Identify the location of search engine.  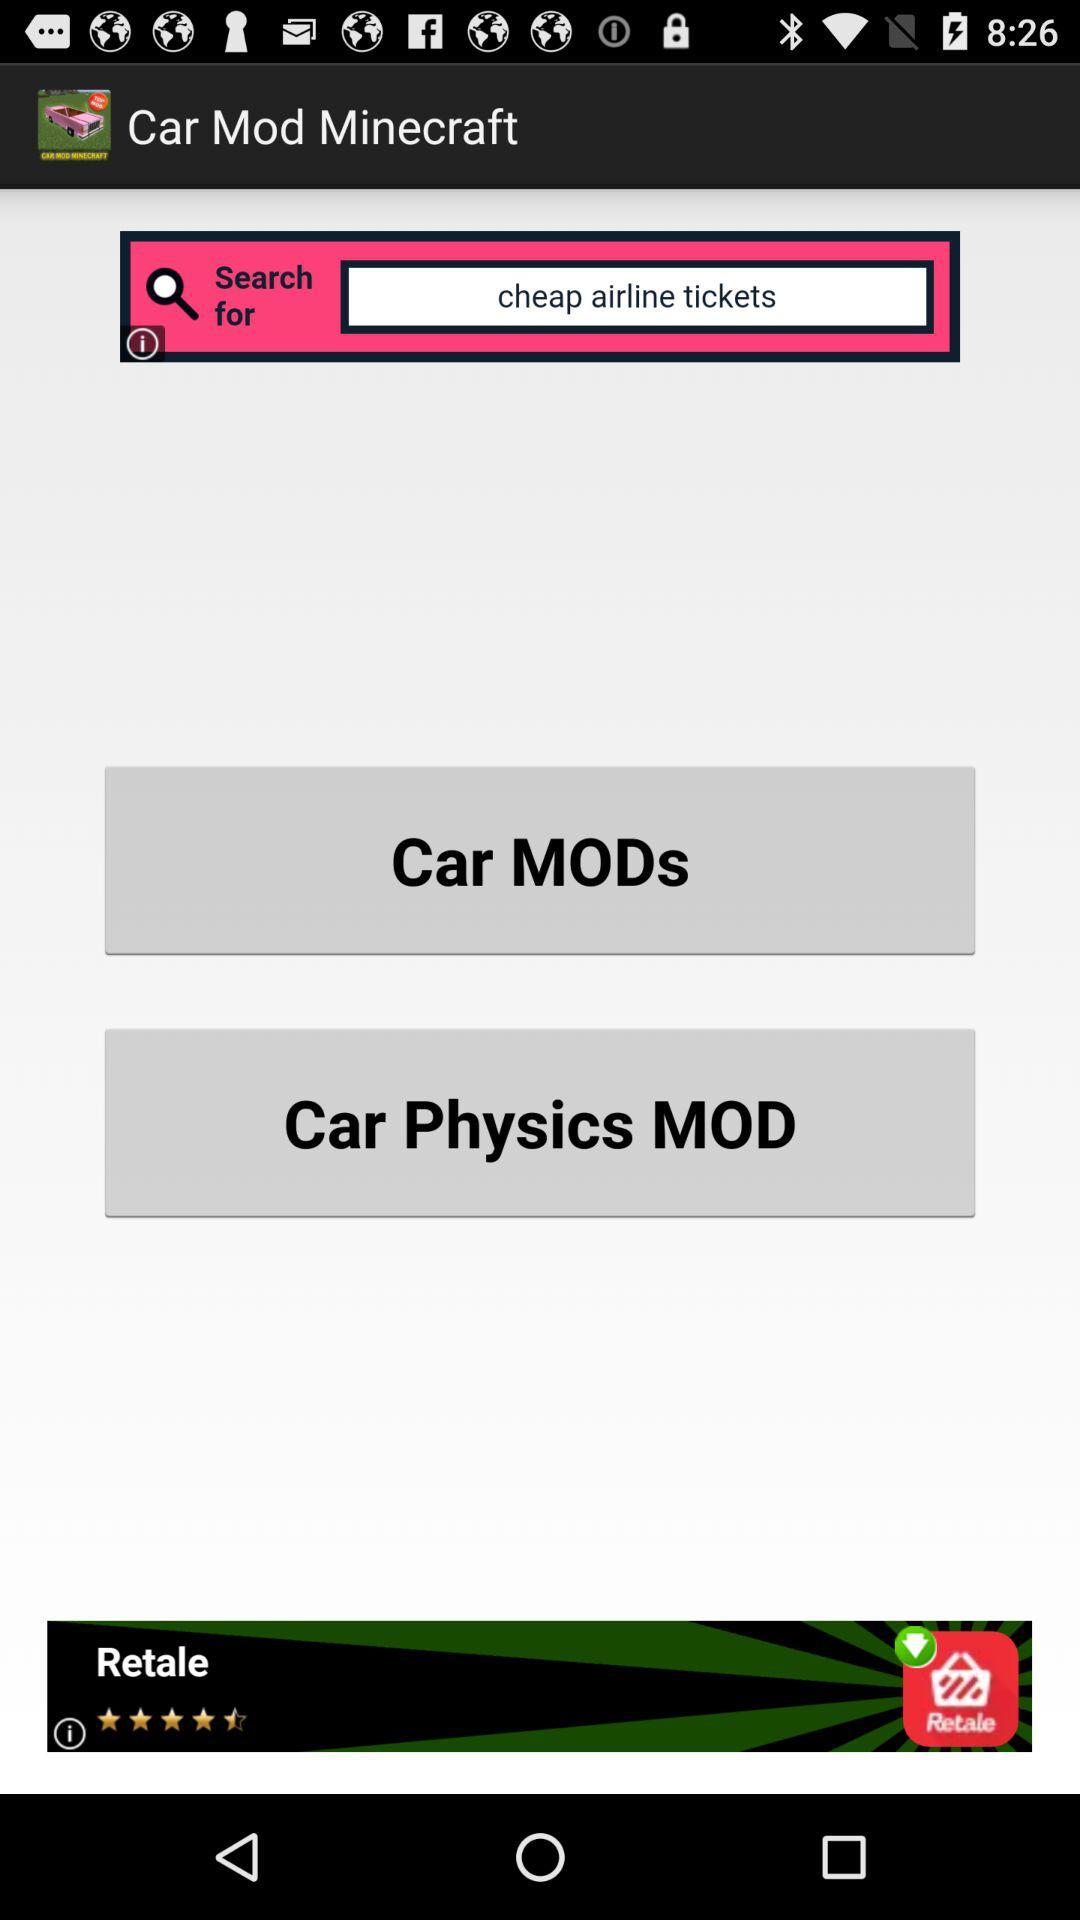
(540, 295).